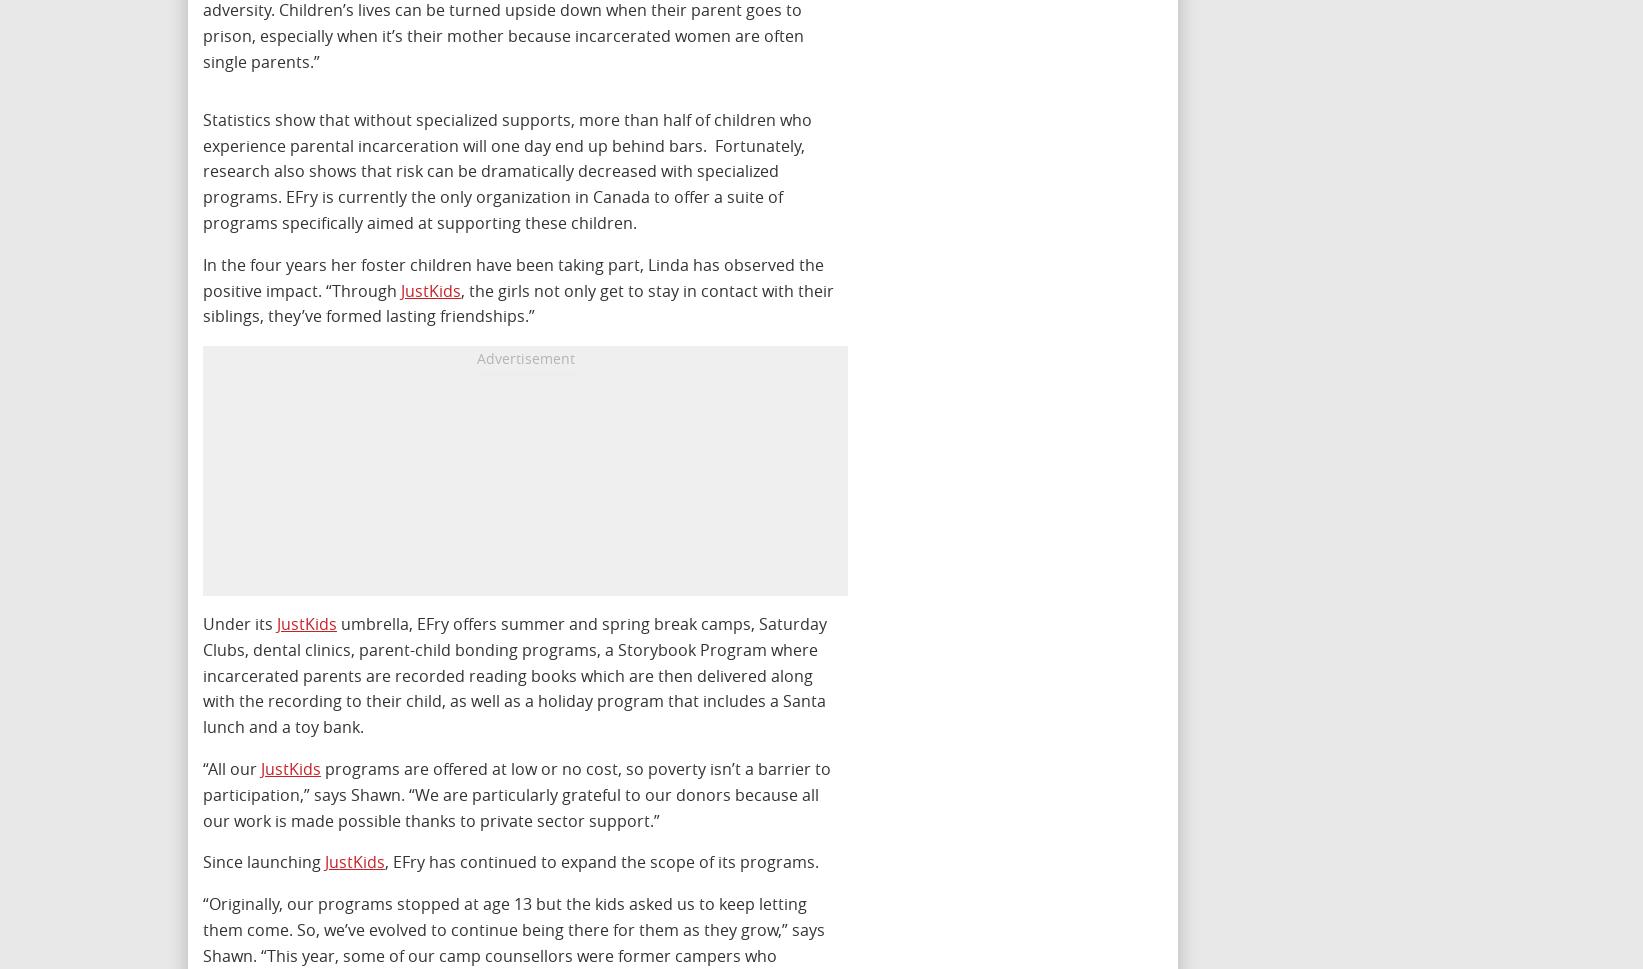  Describe the element at coordinates (231, 767) in the screenshot. I see `'“All our'` at that location.